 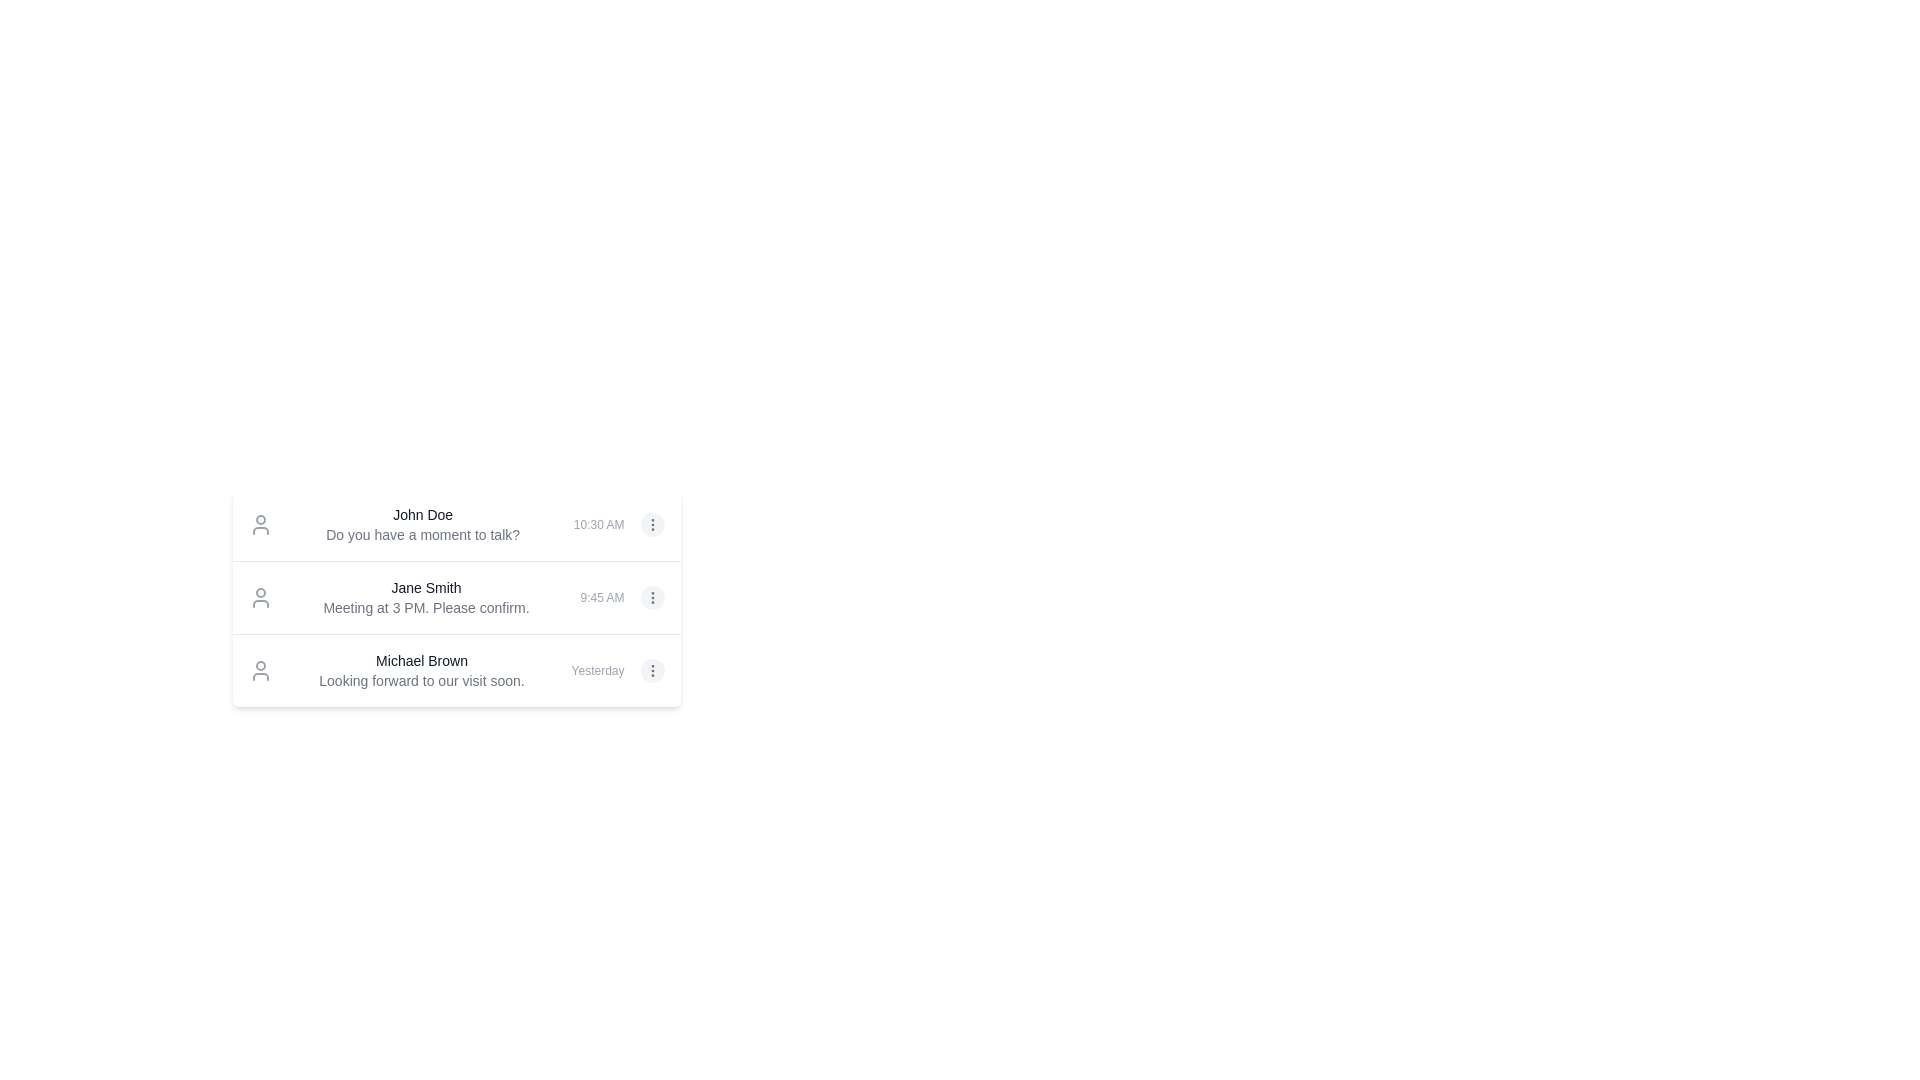 I want to click on or read the information displayed, so click(x=425, y=596).